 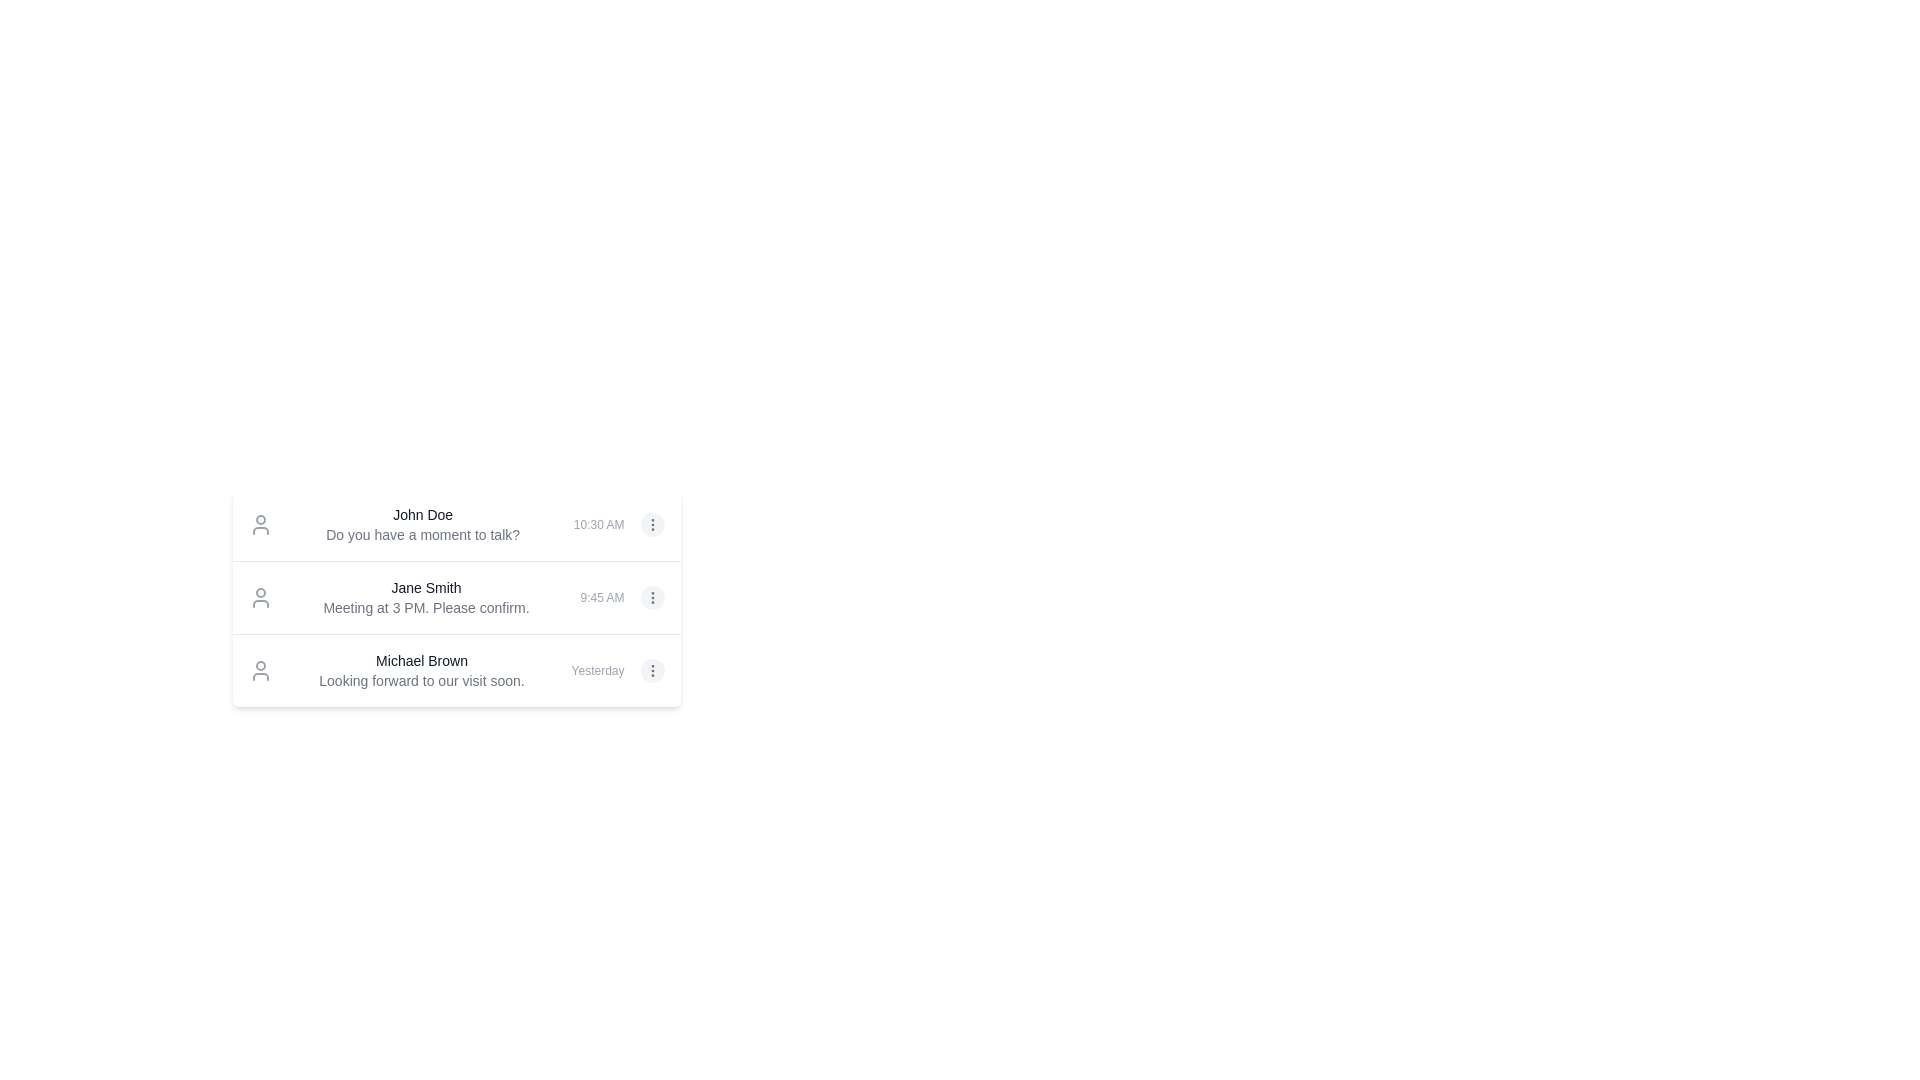 I want to click on or read the information displayed, so click(x=425, y=596).